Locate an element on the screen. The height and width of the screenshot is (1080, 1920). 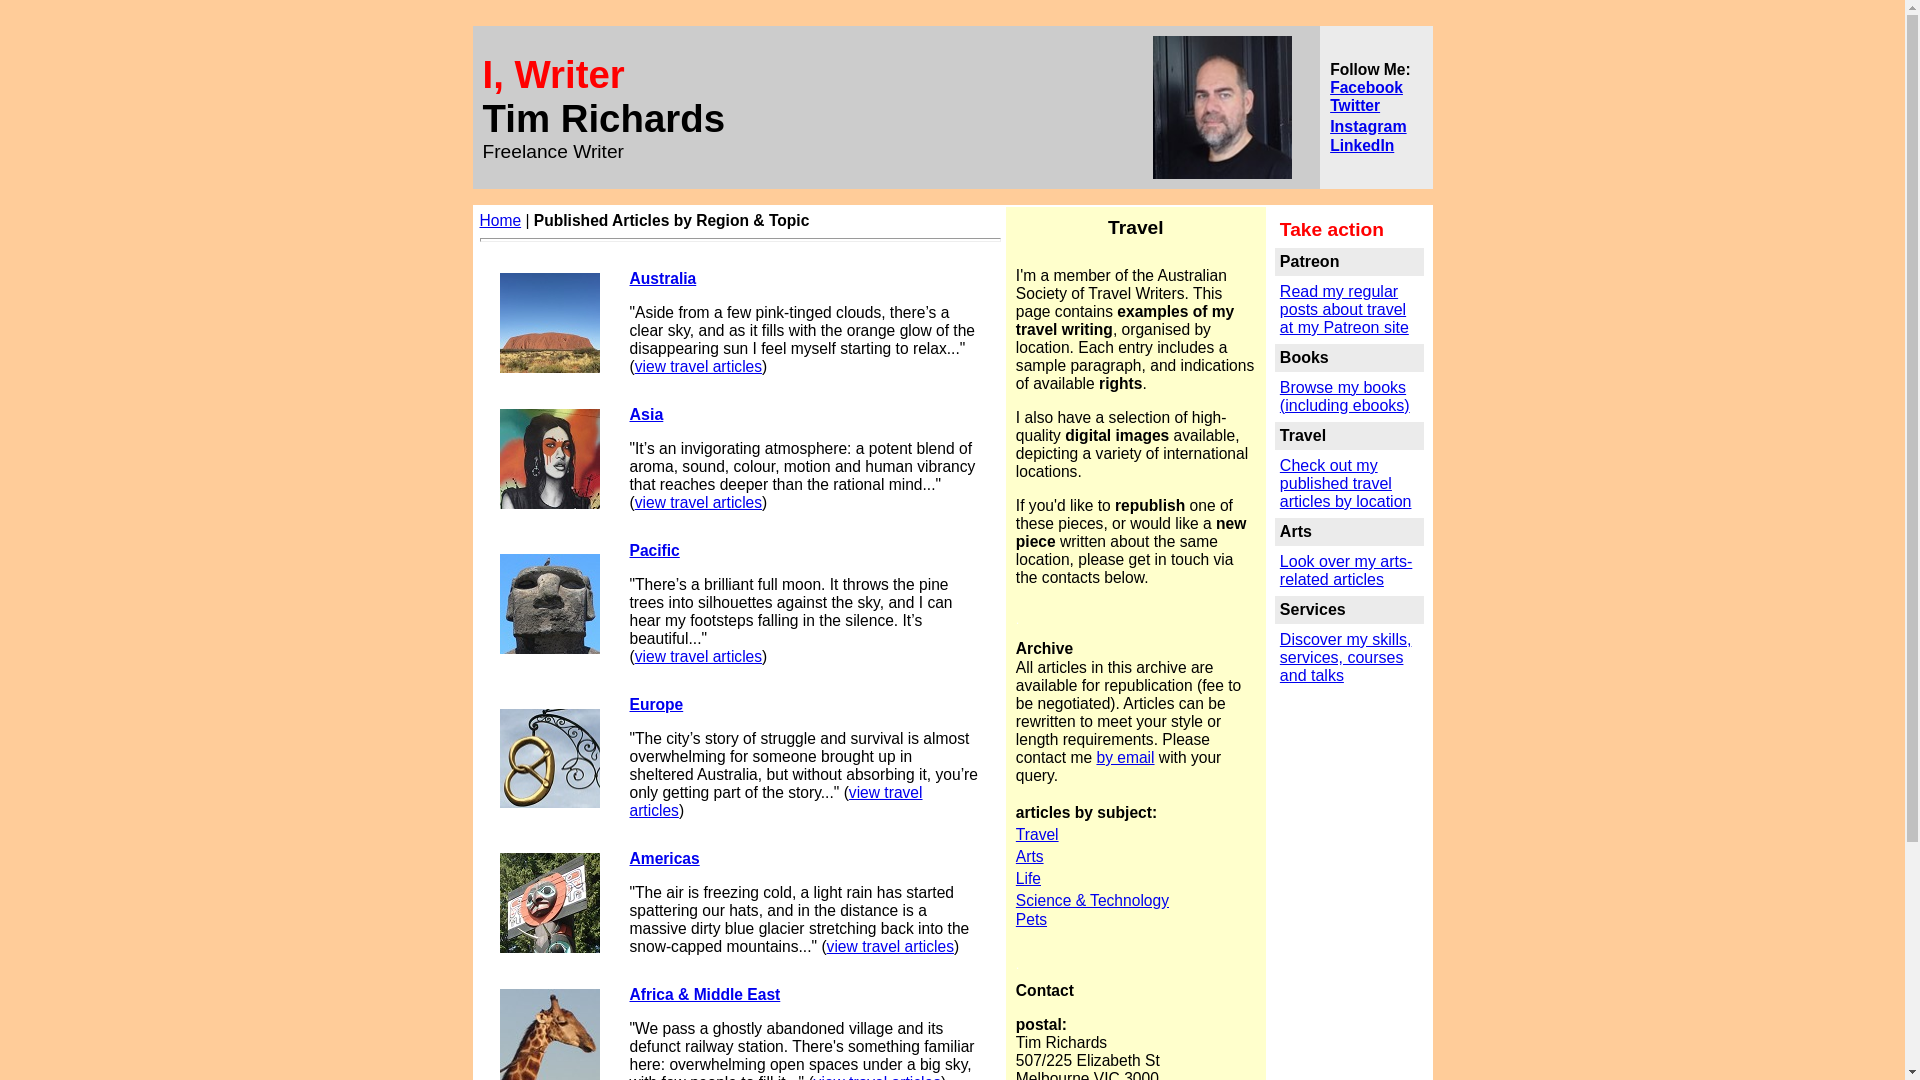
'Science & Technology' is located at coordinates (1091, 900).